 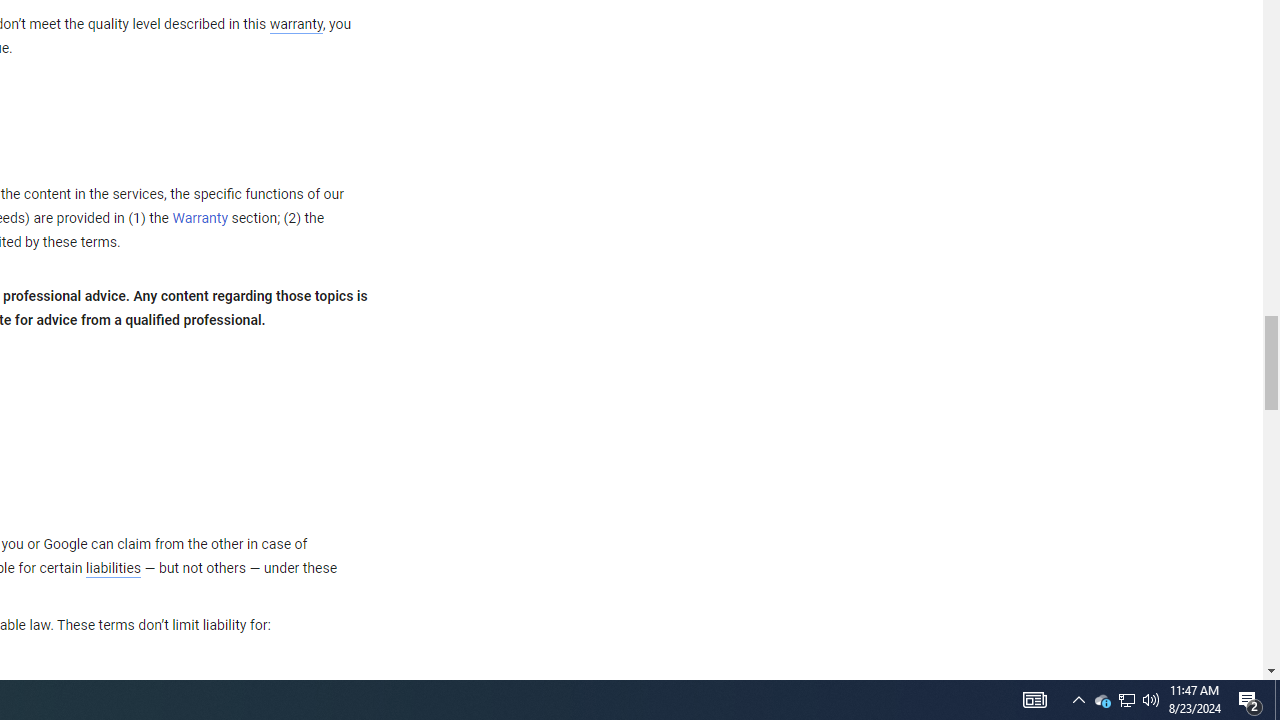 What do you see at coordinates (200, 219) in the screenshot?
I see `'Warranty'` at bounding box center [200, 219].